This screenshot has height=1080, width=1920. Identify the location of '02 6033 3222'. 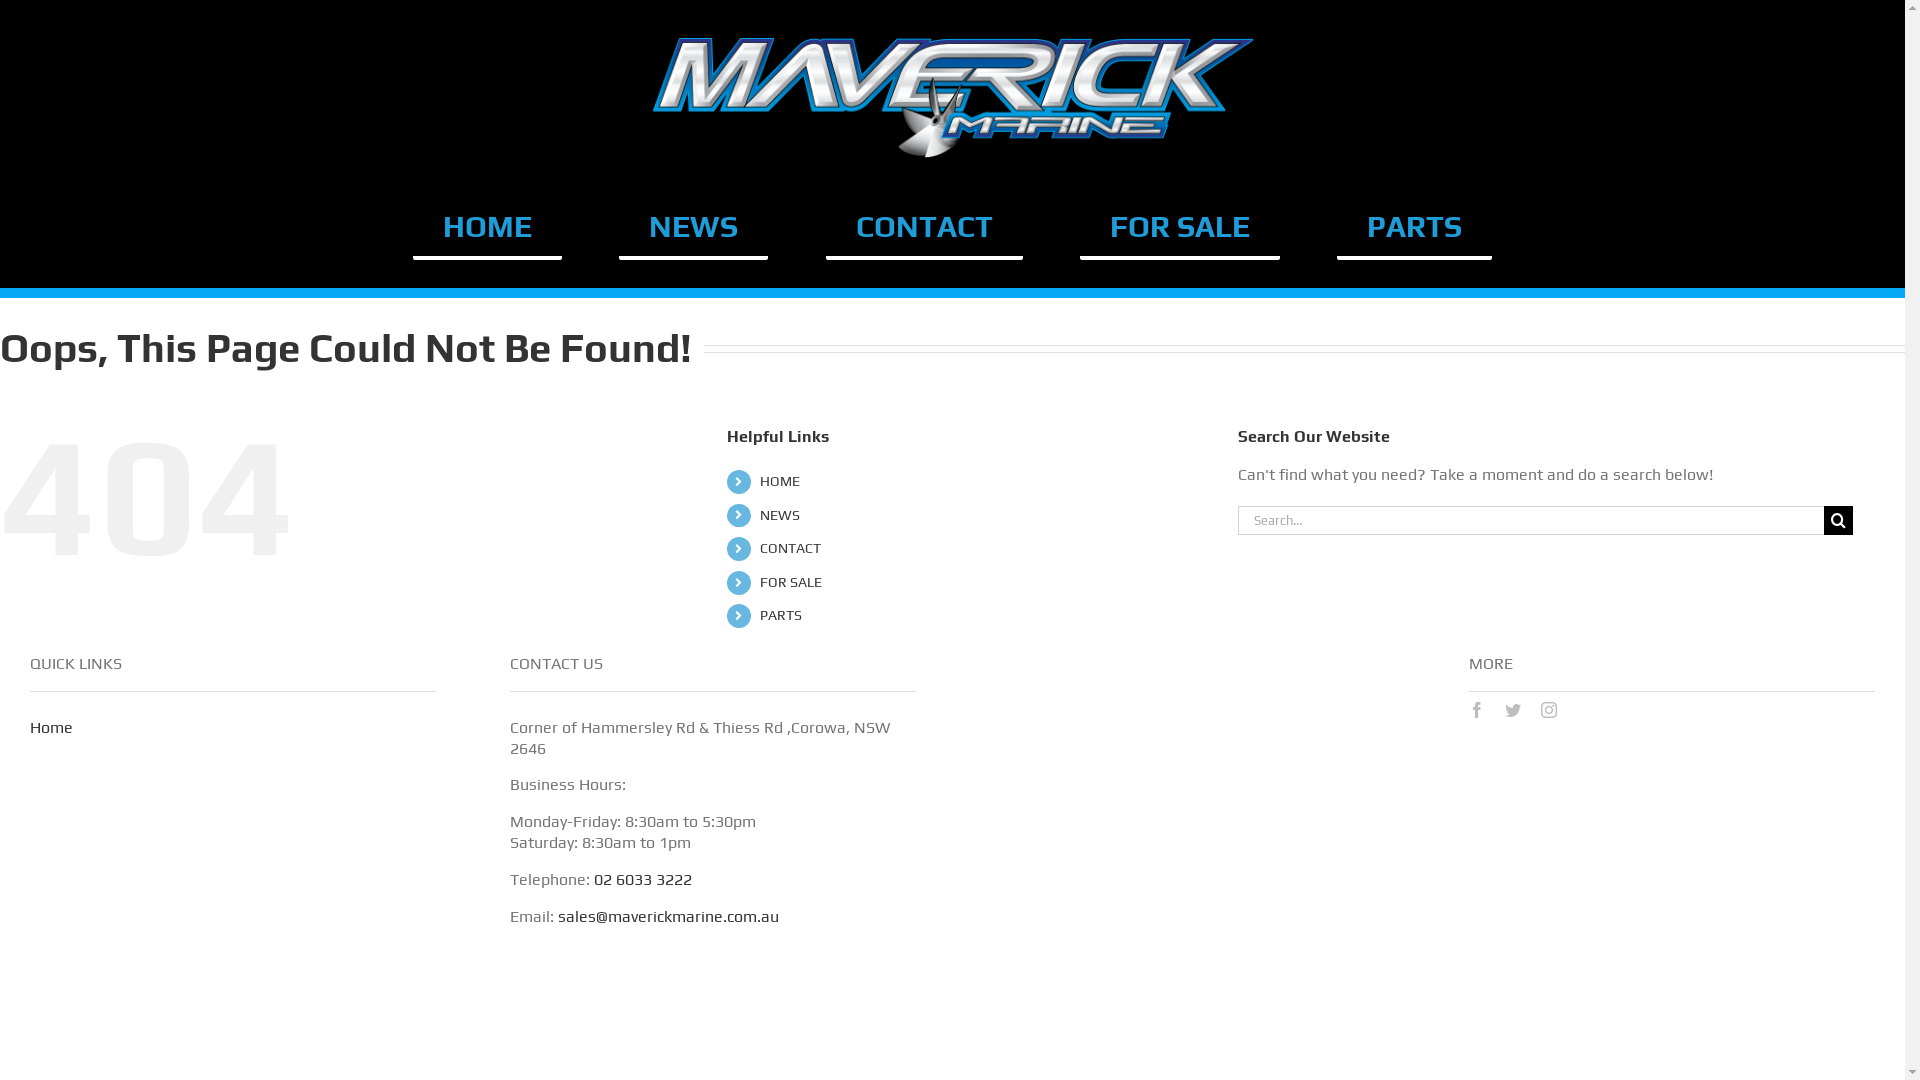
(643, 878).